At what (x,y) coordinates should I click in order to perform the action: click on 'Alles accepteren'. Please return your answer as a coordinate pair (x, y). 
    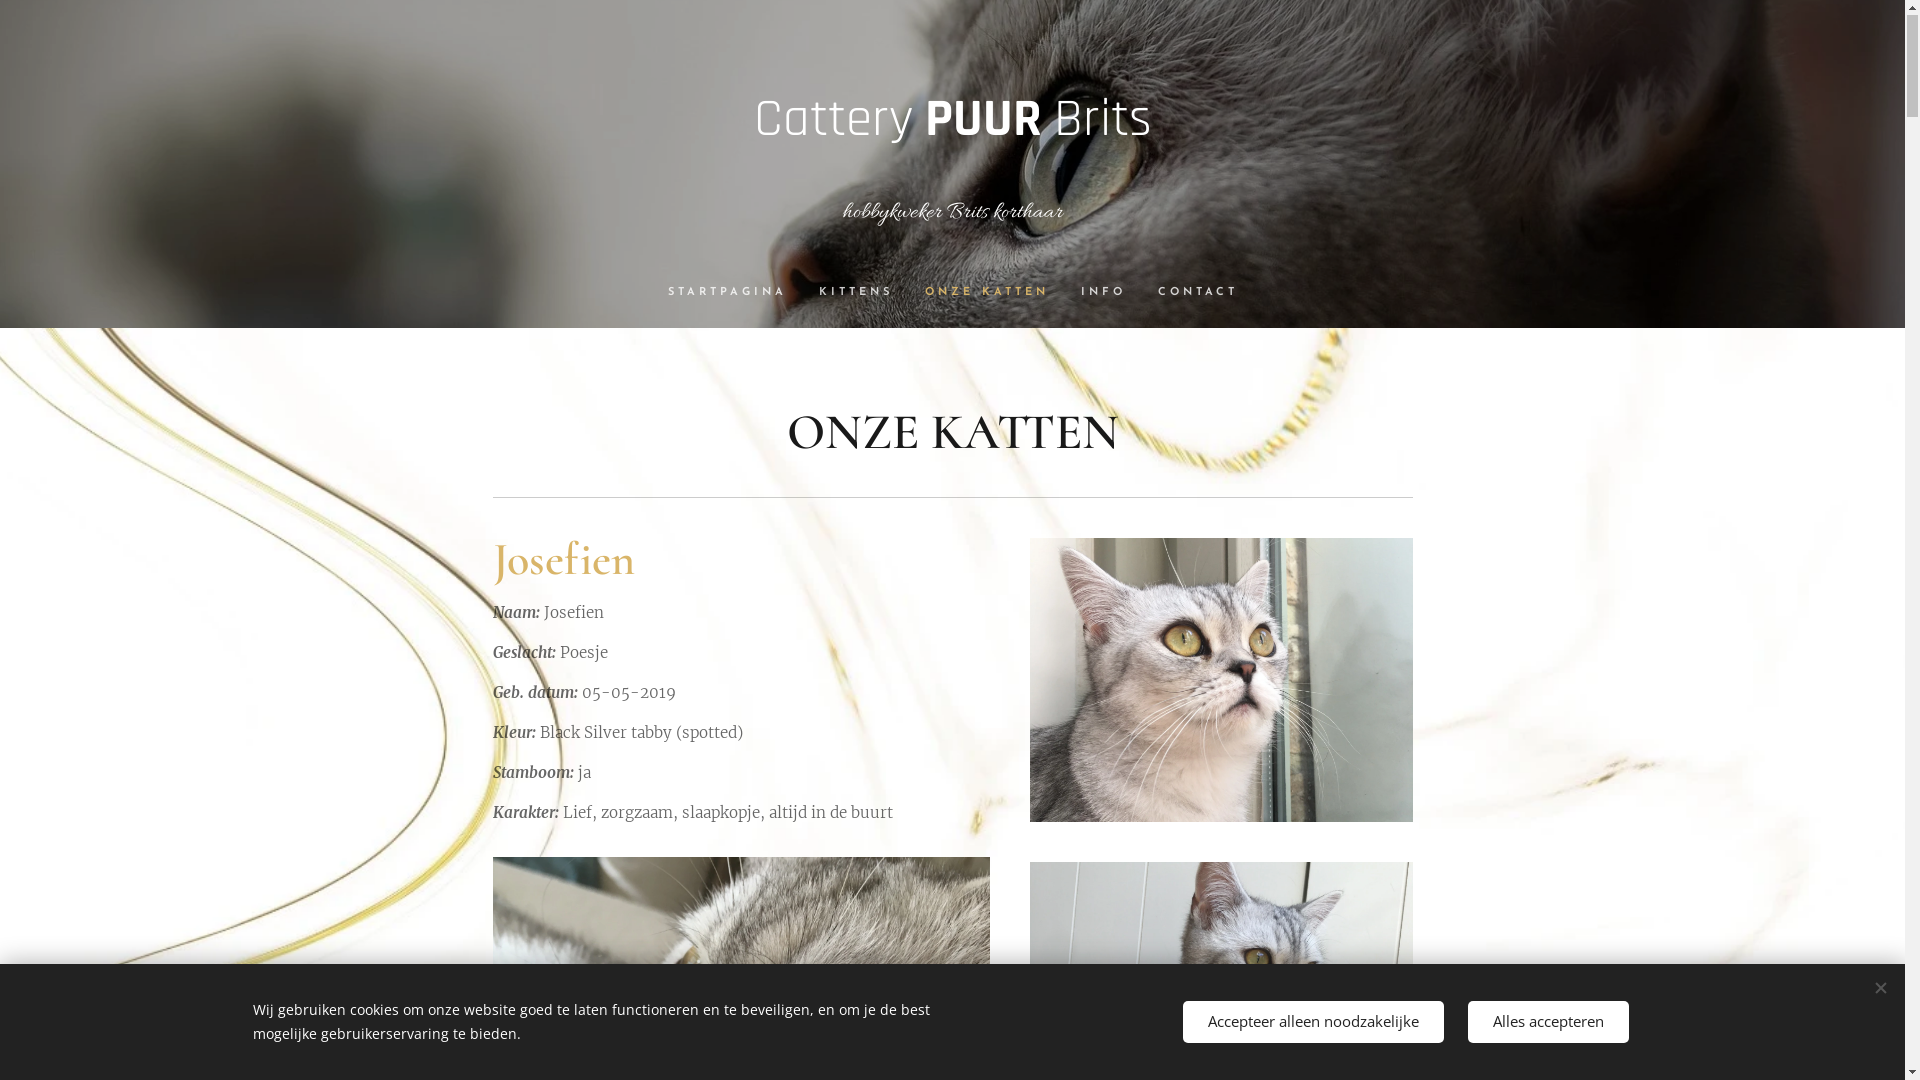
    Looking at the image, I should click on (1547, 1022).